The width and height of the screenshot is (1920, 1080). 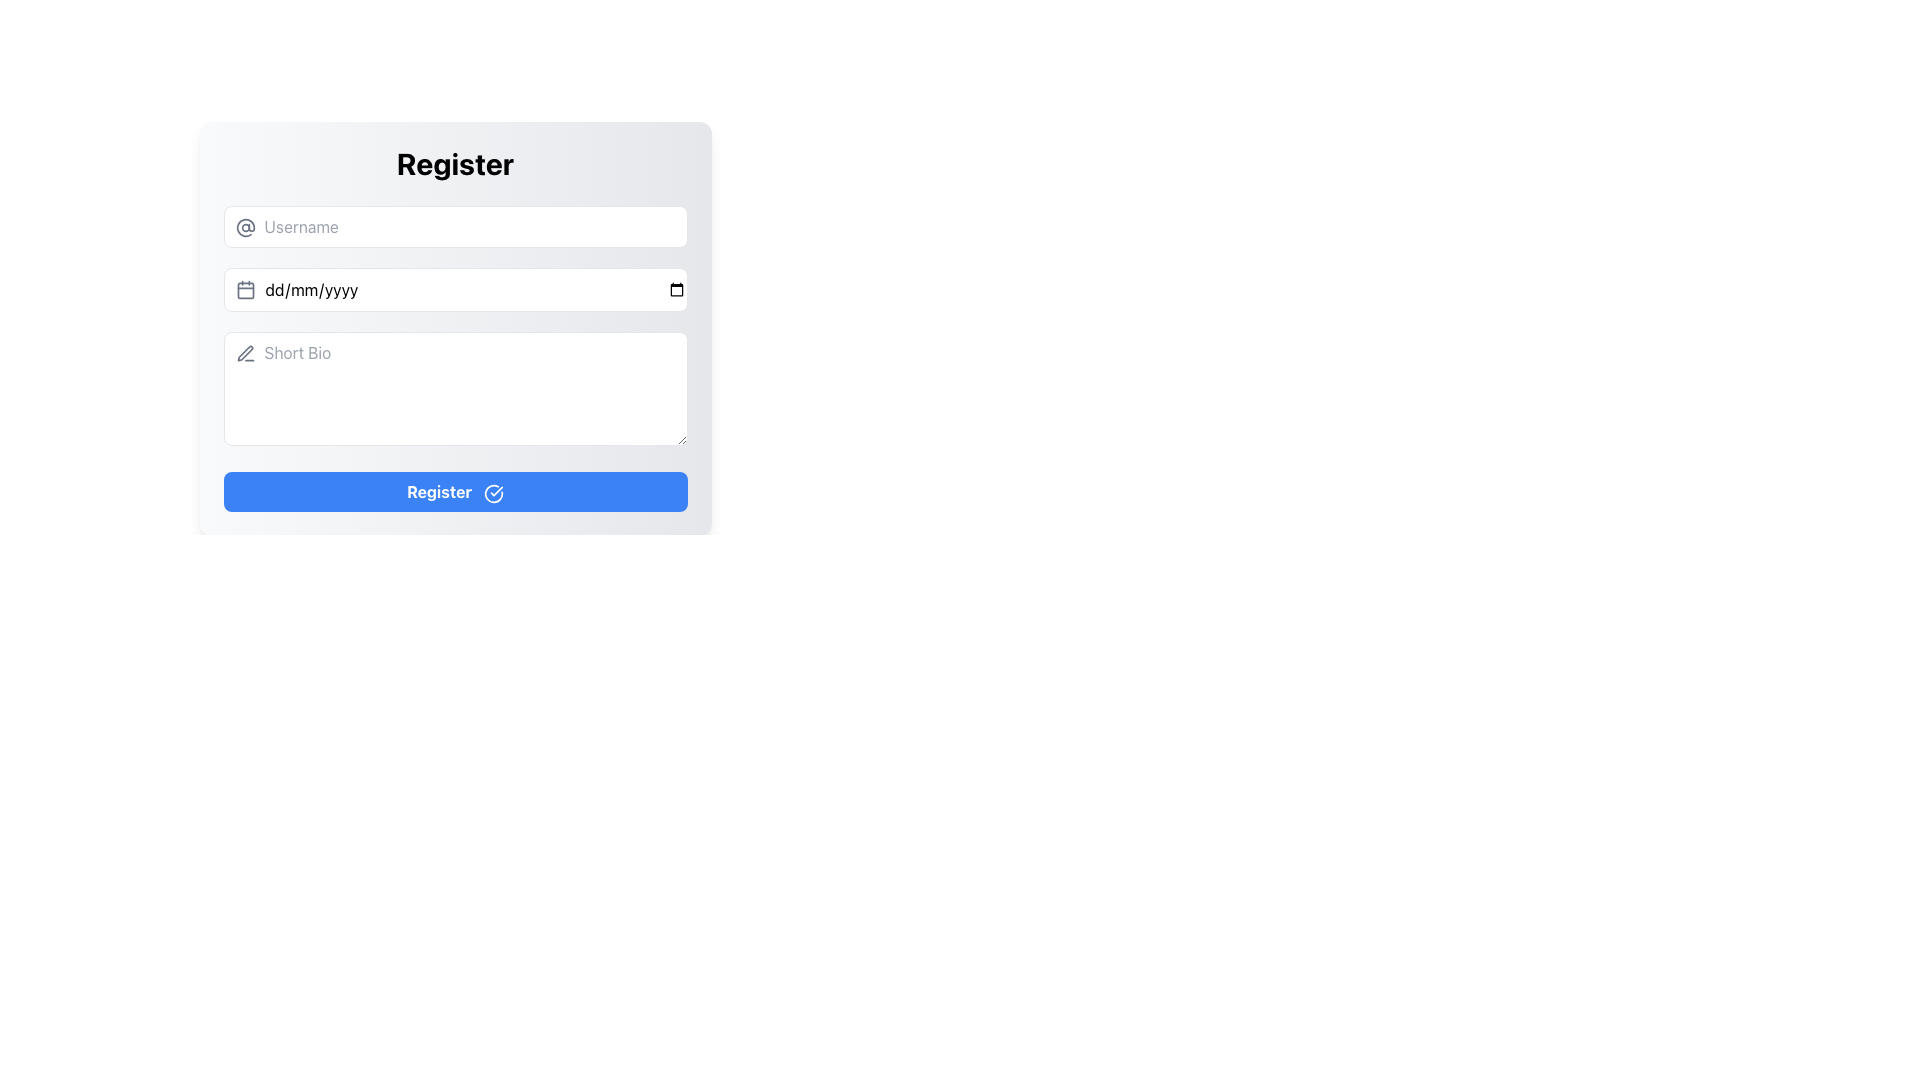 I want to click on the date input field, which is the second input field in the 'Register' form, to observe the interactive styling changes, so click(x=454, y=289).